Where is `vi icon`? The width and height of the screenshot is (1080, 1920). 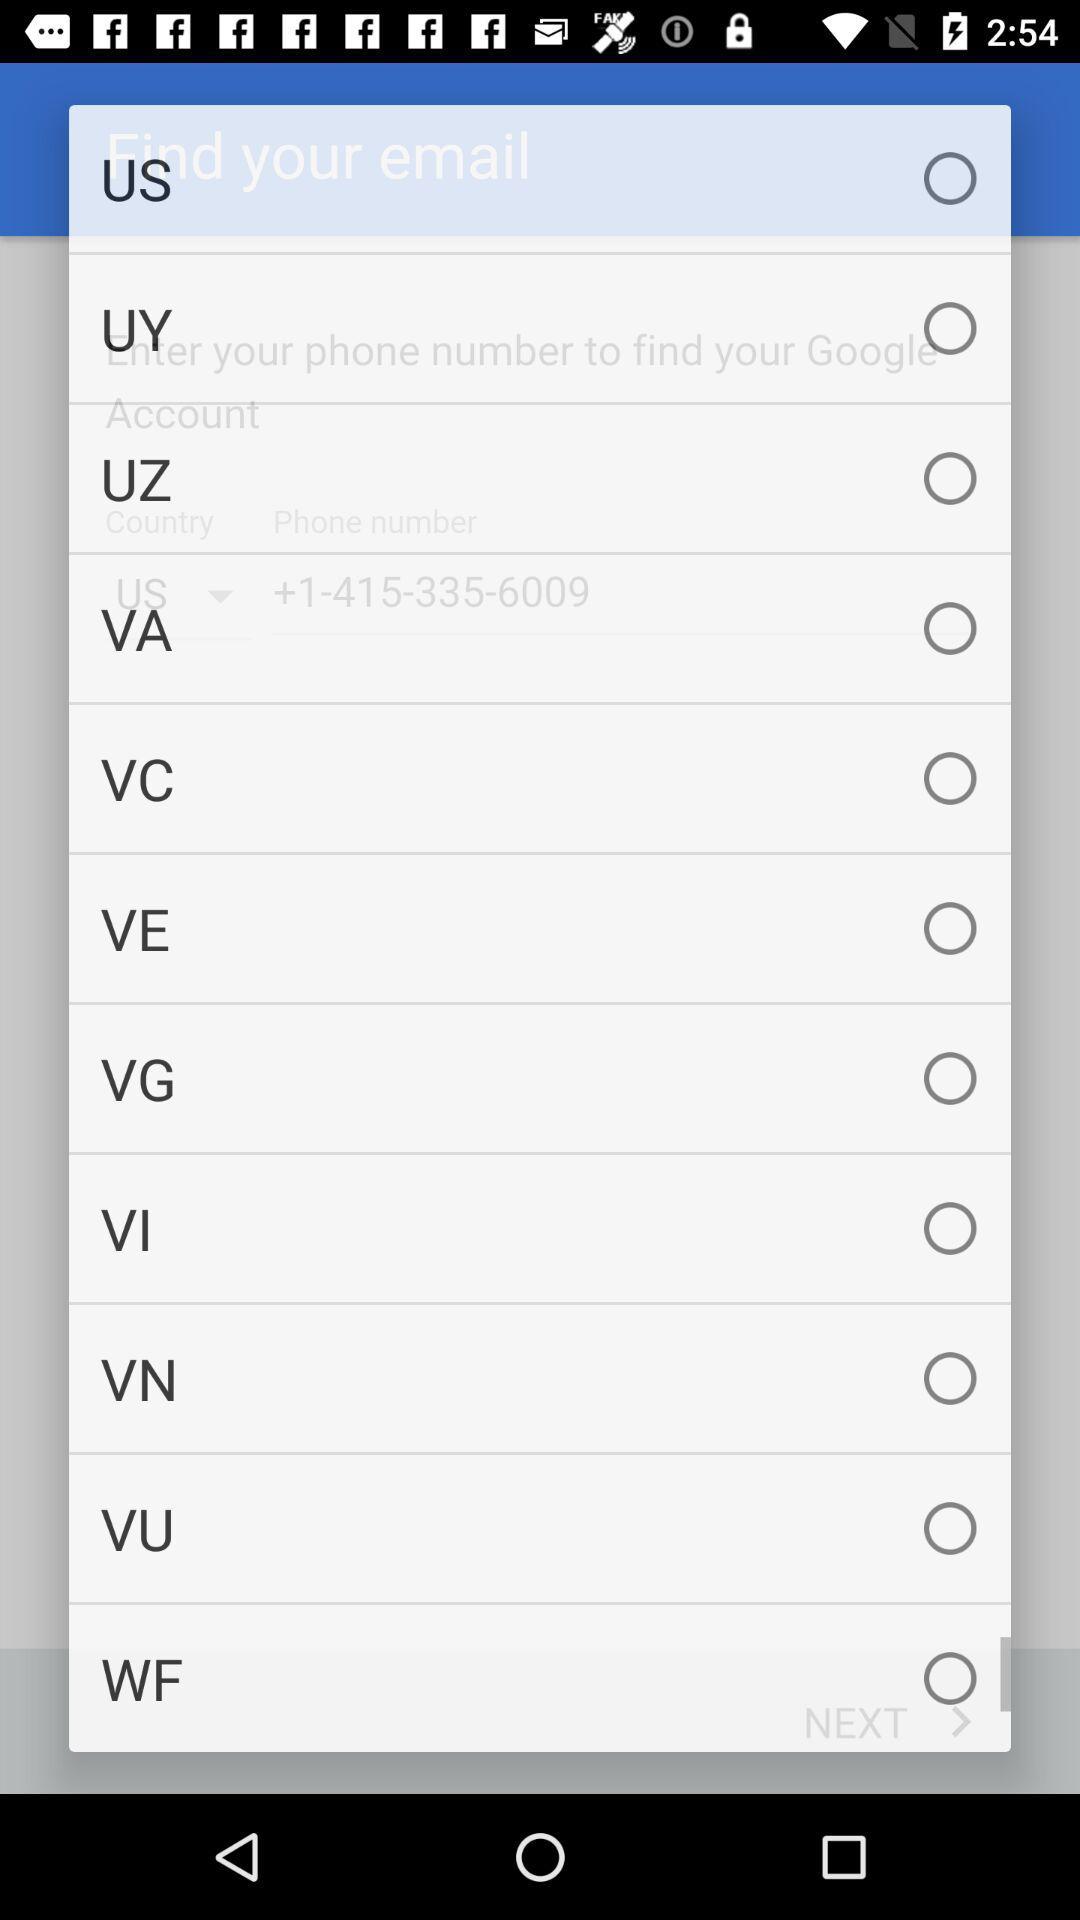
vi icon is located at coordinates (540, 1227).